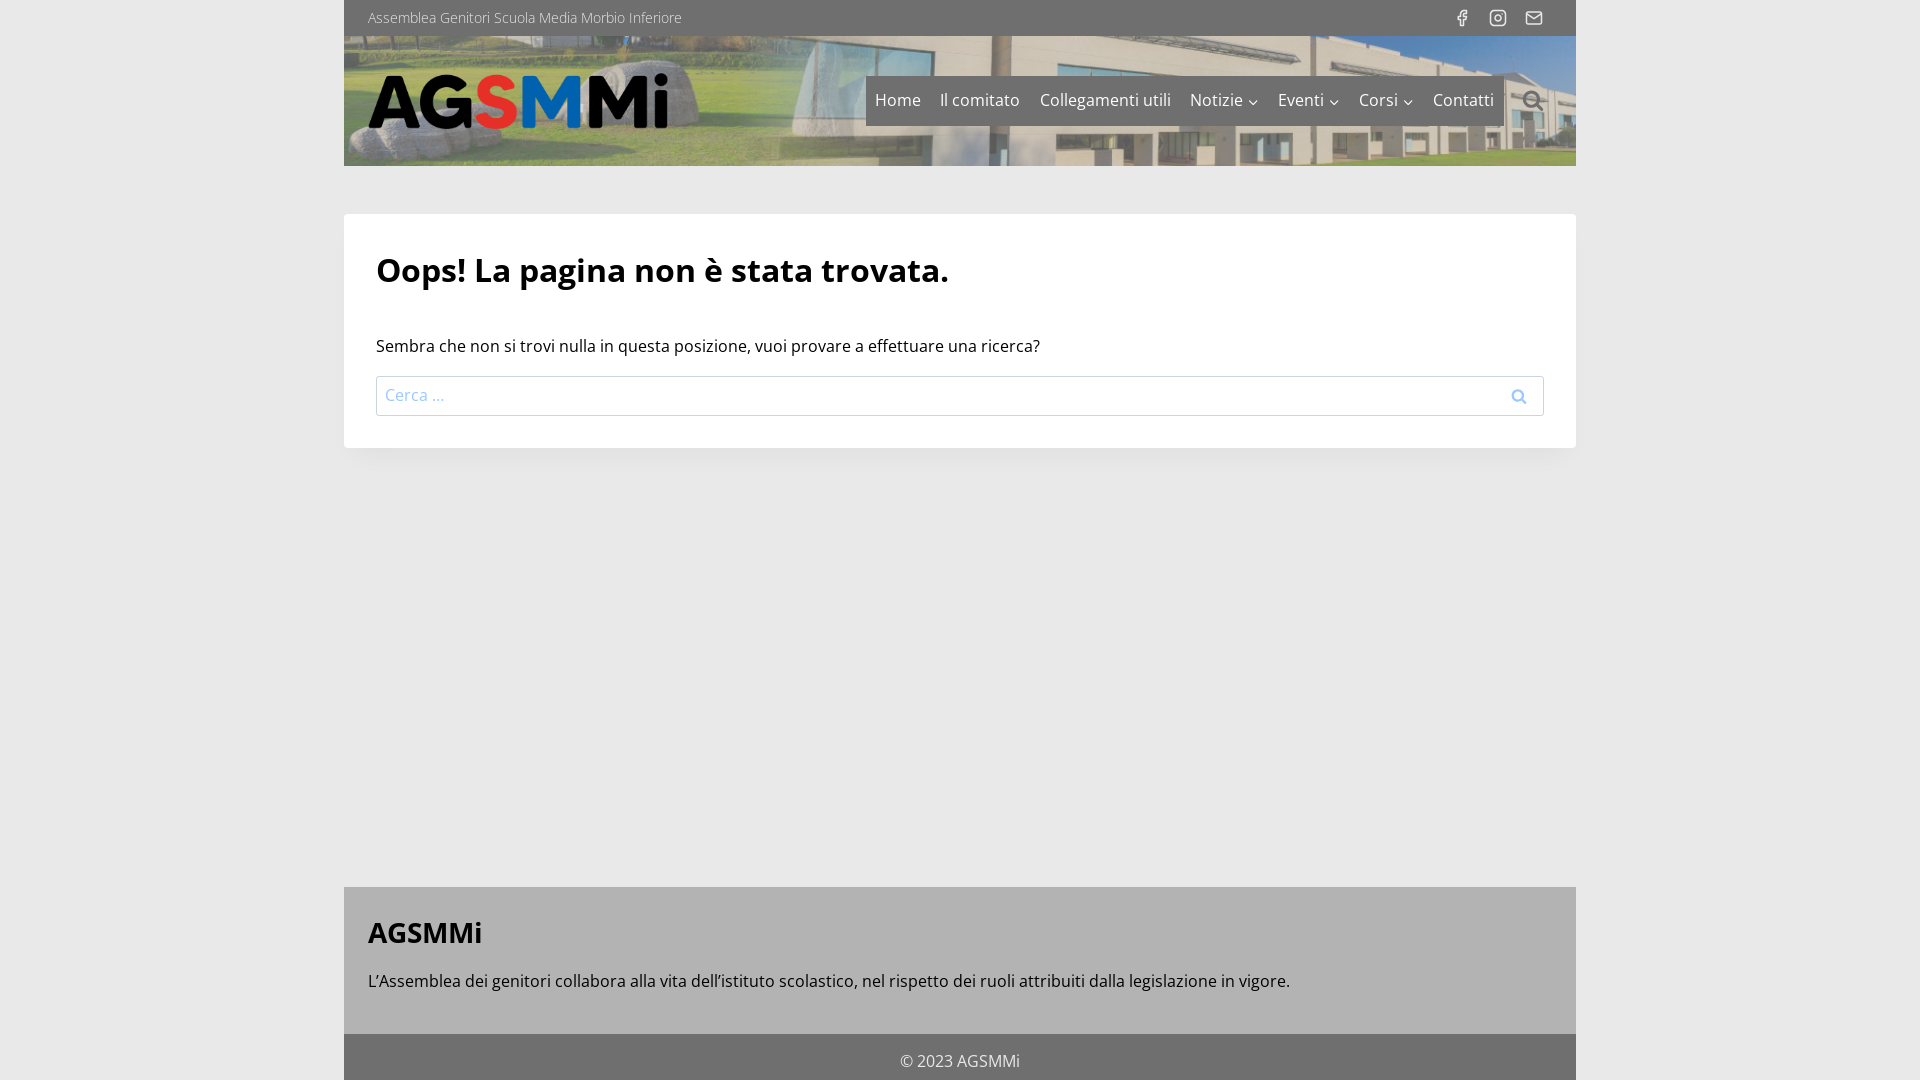 Image resolution: width=1920 pixels, height=1080 pixels. I want to click on 'Notizie', so click(1223, 100).